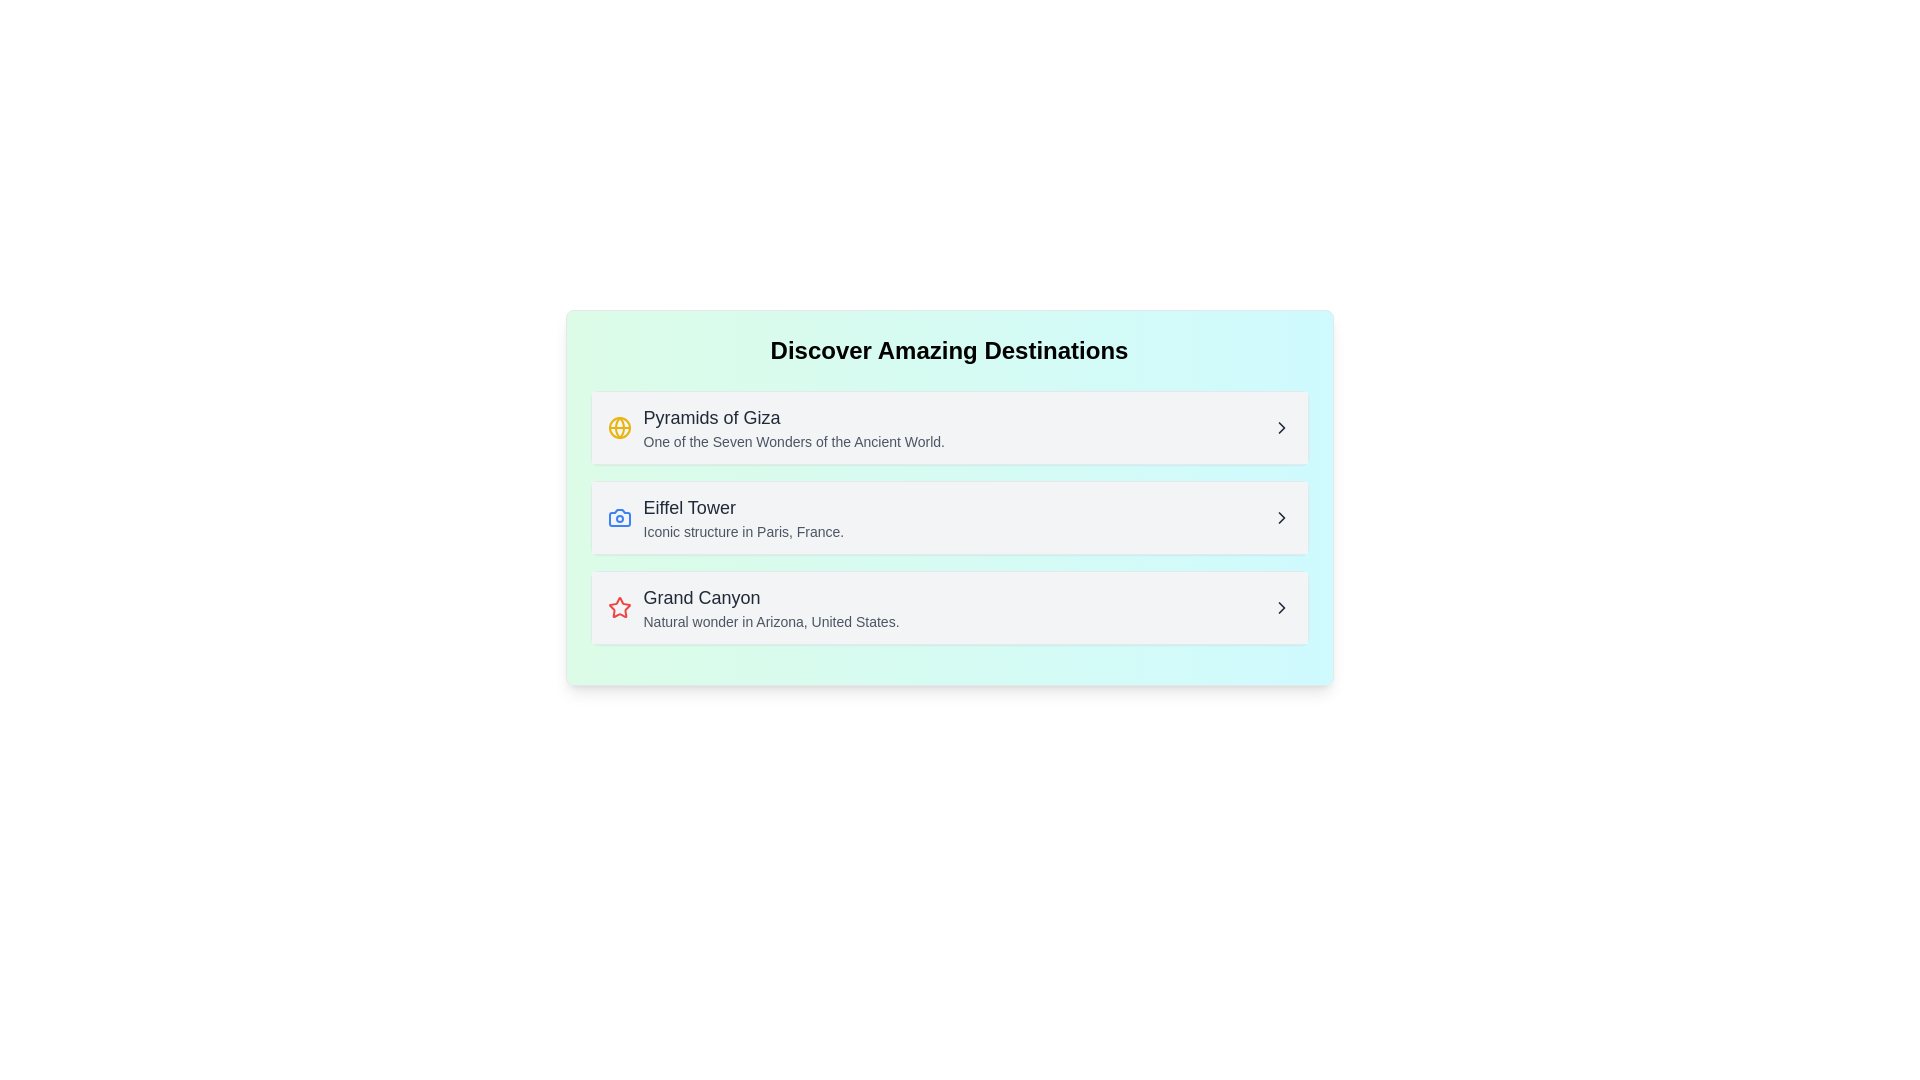 The height and width of the screenshot is (1080, 1920). I want to click on the text content element for 'Eiffel Tower' to navigate to its details by clicking on it, so click(742, 516).